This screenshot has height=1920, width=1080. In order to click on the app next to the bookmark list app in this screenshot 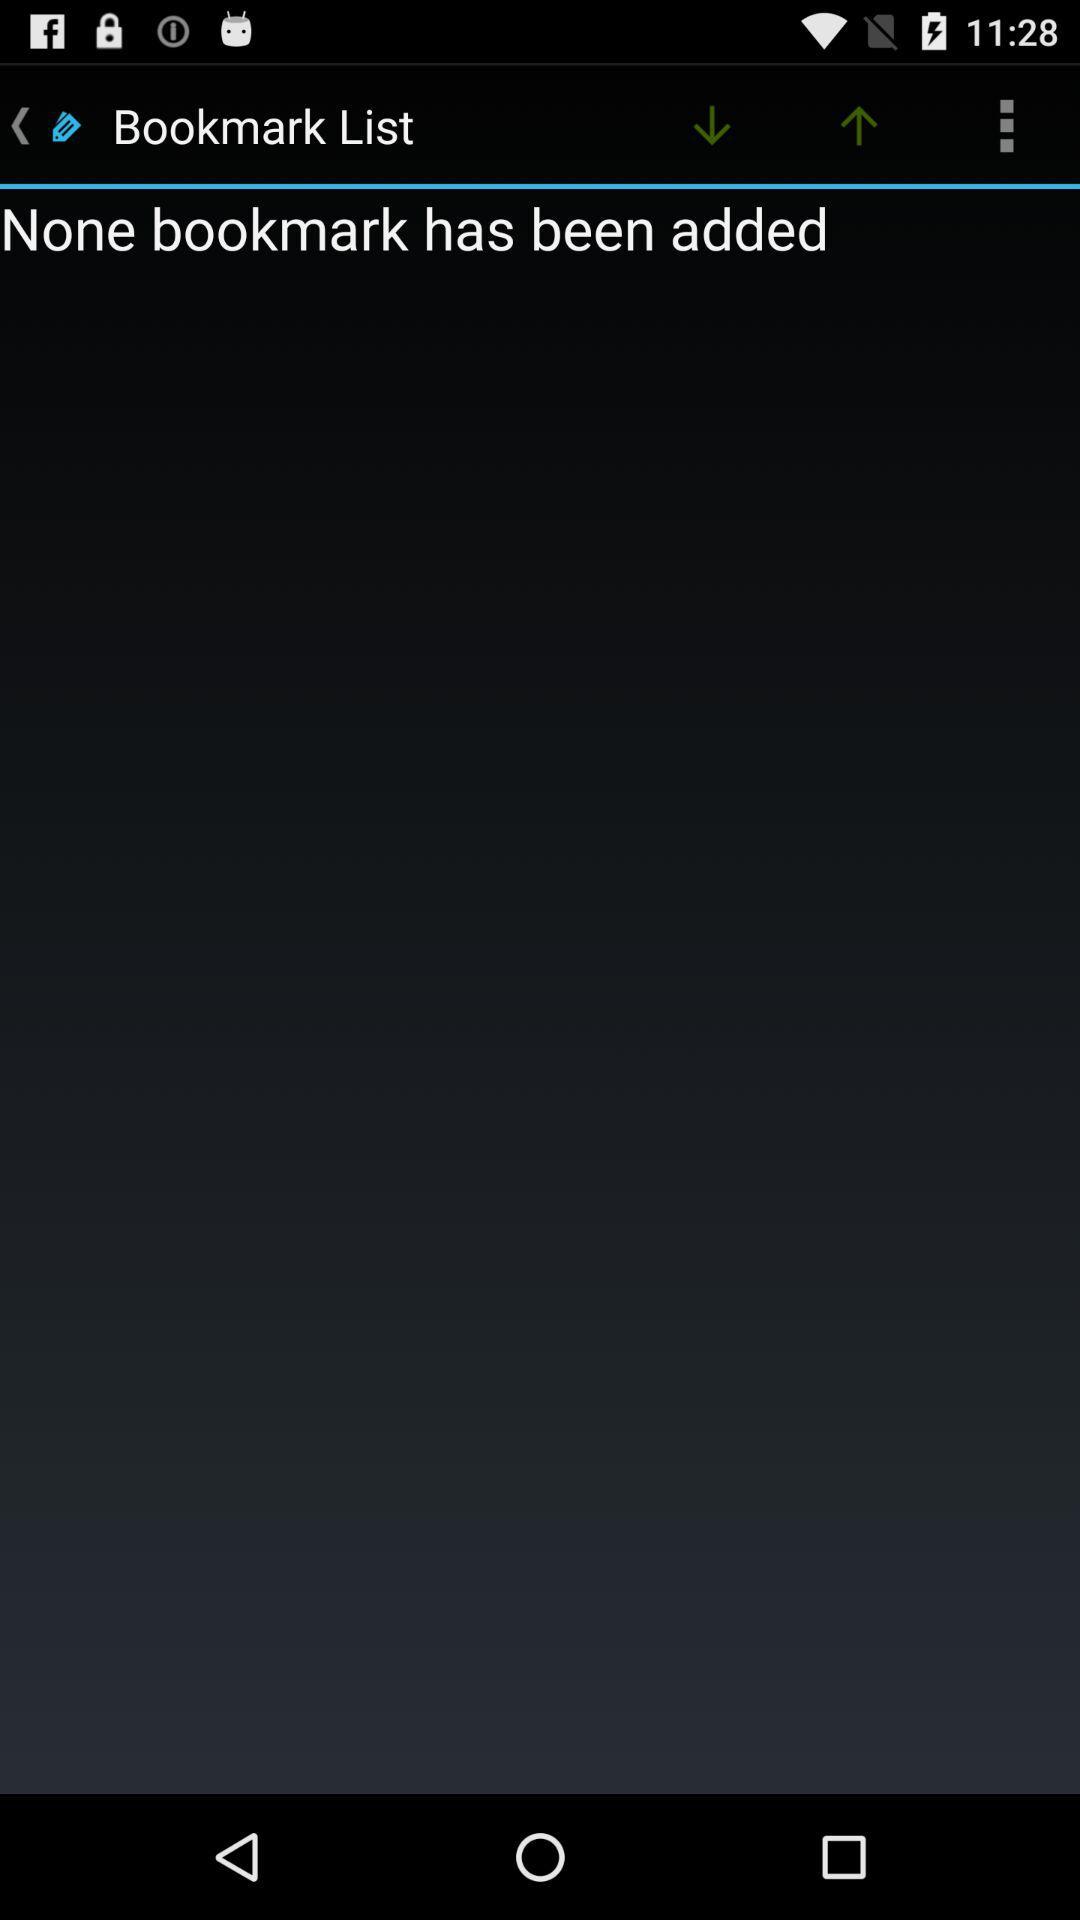, I will do `click(711, 124)`.